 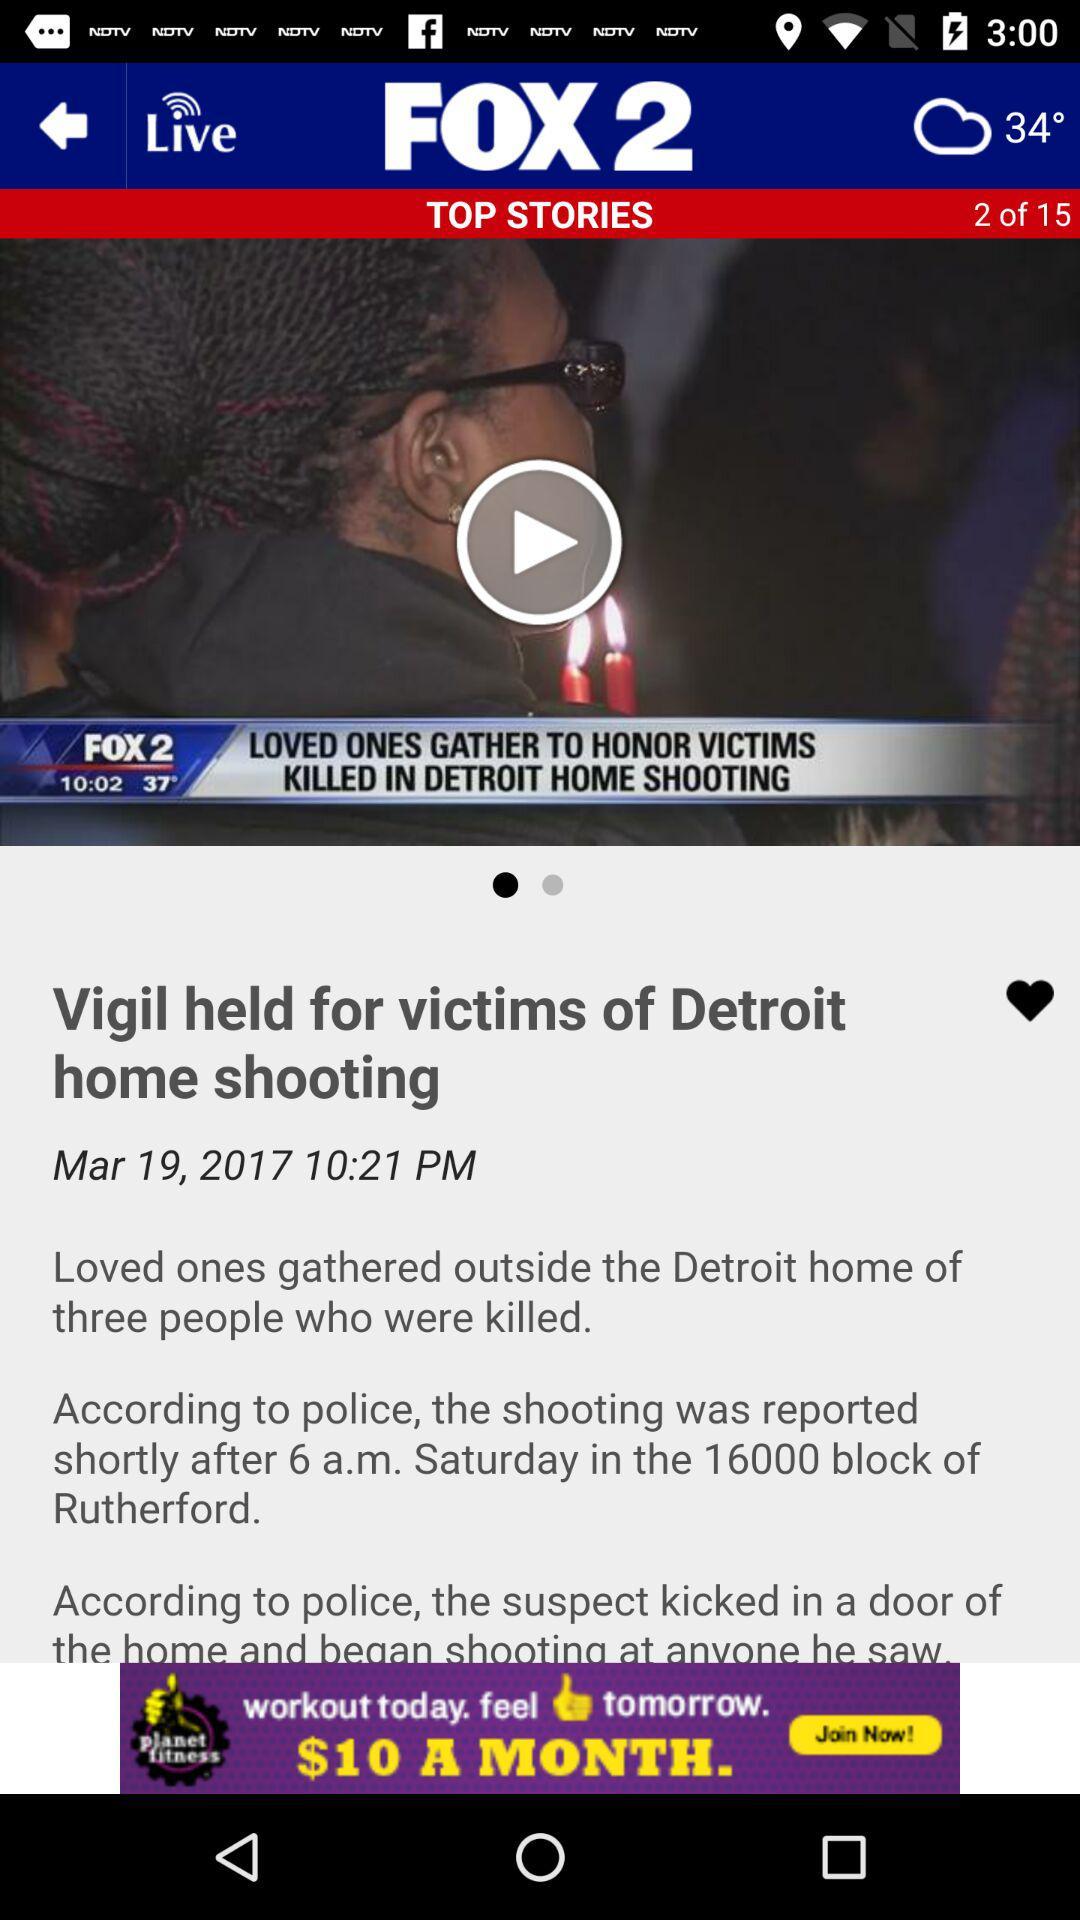 What do you see at coordinates (189, 124) in the screenshot?
I see `watch news live` at bounding box center [189, 124].